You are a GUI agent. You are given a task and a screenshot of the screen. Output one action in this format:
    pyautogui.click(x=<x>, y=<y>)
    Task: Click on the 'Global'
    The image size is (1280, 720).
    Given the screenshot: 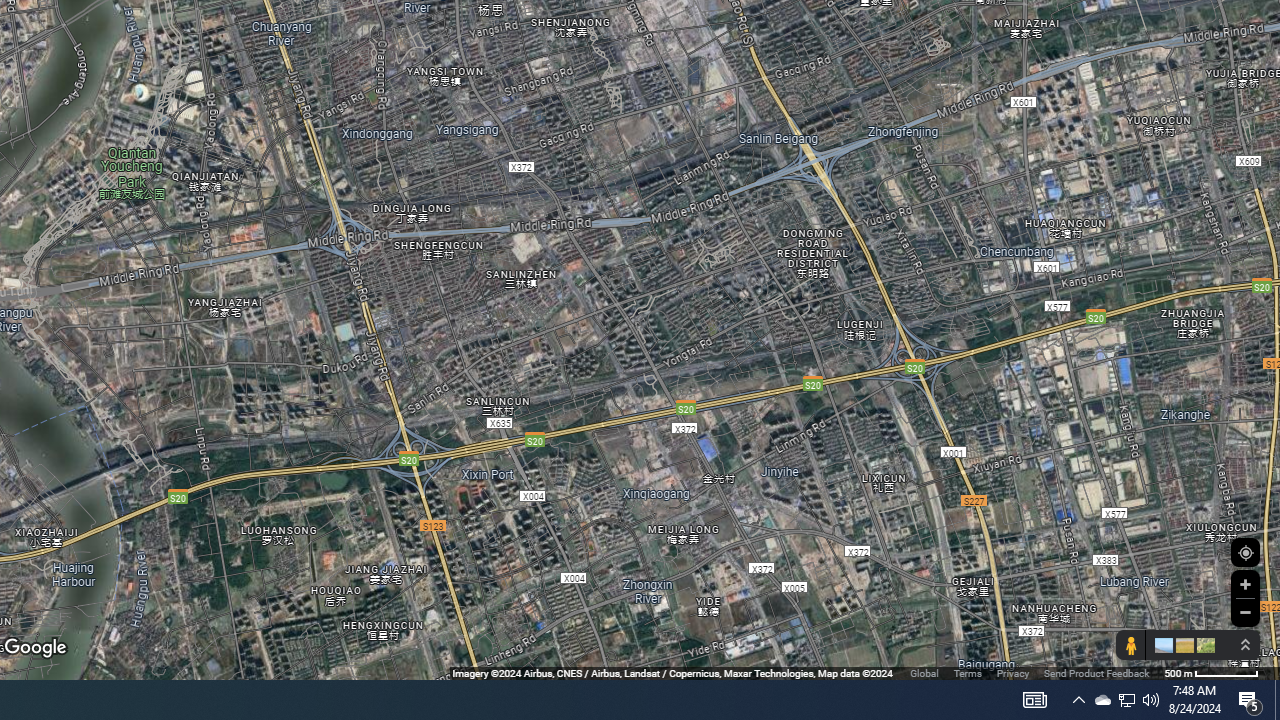 What is the action you would take?
    pyautogui.click(x=923, y=673)
    